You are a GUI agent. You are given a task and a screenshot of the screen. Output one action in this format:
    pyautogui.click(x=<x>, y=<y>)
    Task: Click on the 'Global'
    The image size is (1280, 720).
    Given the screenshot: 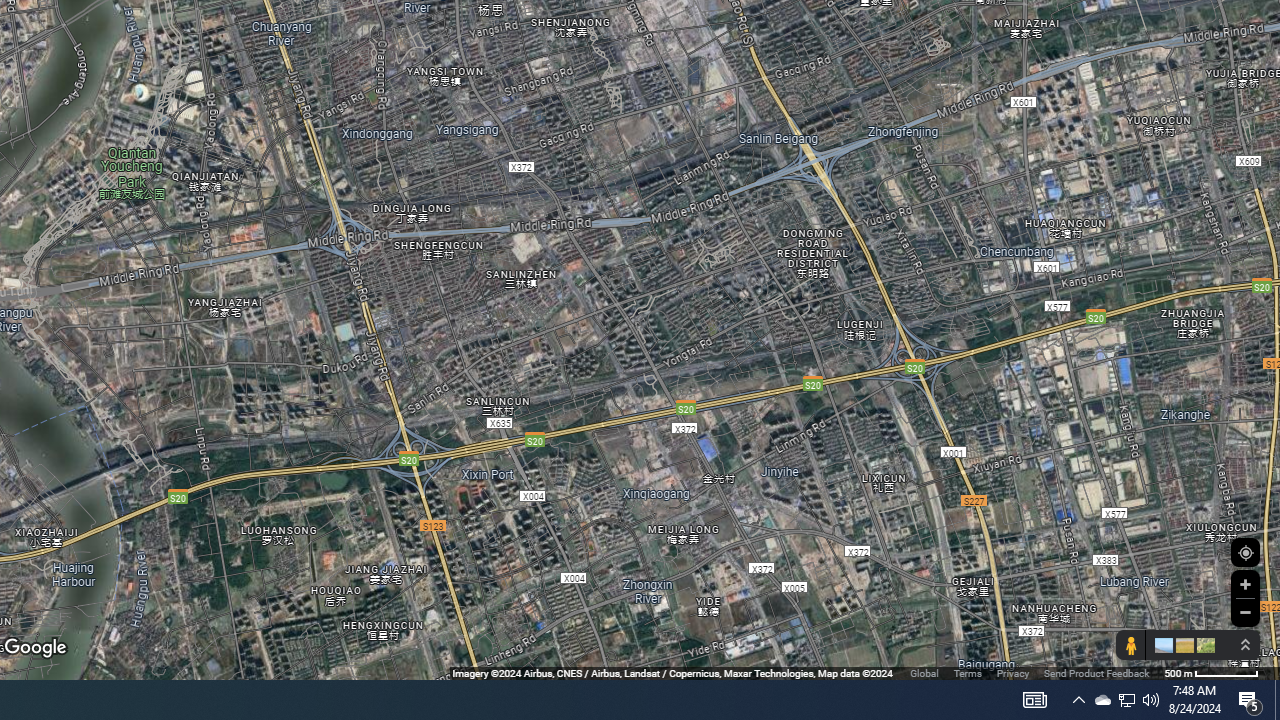 What is the action you would take?
    pyautogui.click(x=923, y=673)
    